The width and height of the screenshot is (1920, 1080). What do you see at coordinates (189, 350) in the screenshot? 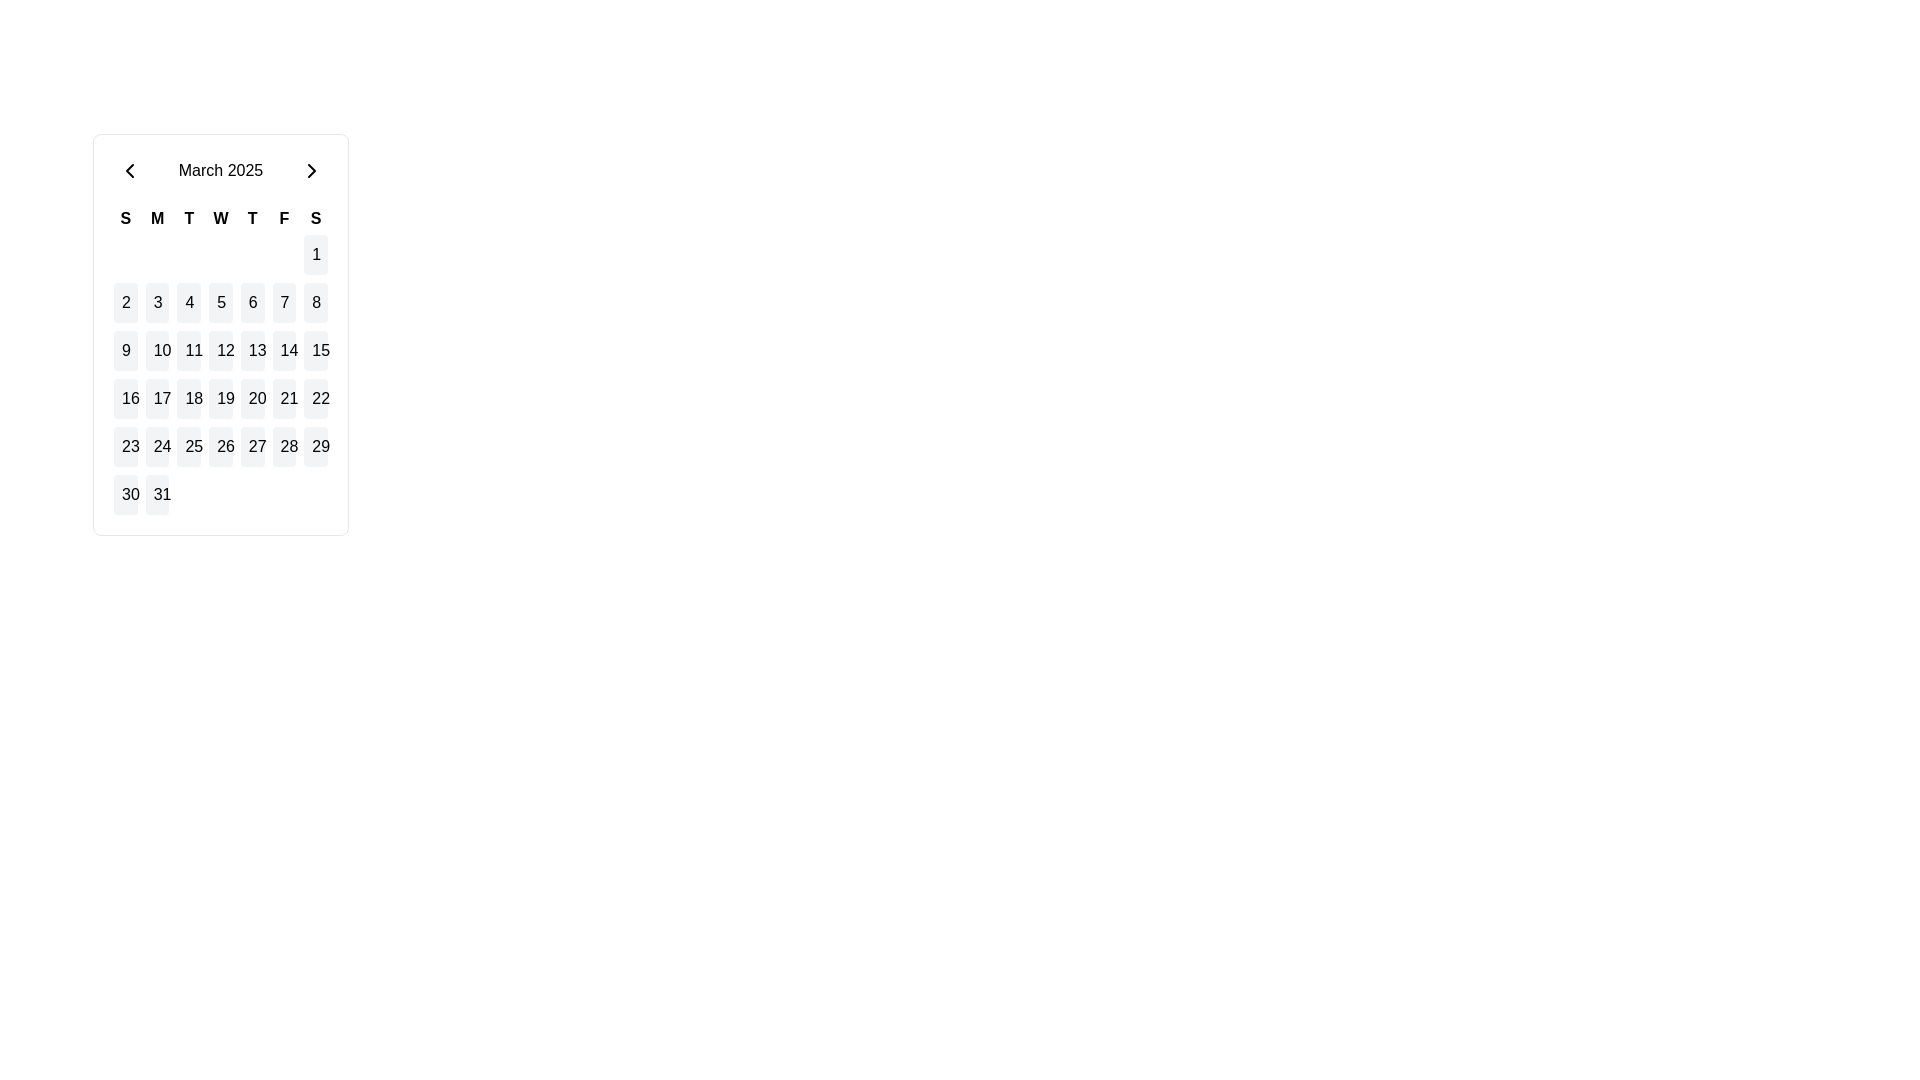
I see `the button displaying the number '11' in the third row and fourth column of the calendar grid` at bounding box center [189, 350].